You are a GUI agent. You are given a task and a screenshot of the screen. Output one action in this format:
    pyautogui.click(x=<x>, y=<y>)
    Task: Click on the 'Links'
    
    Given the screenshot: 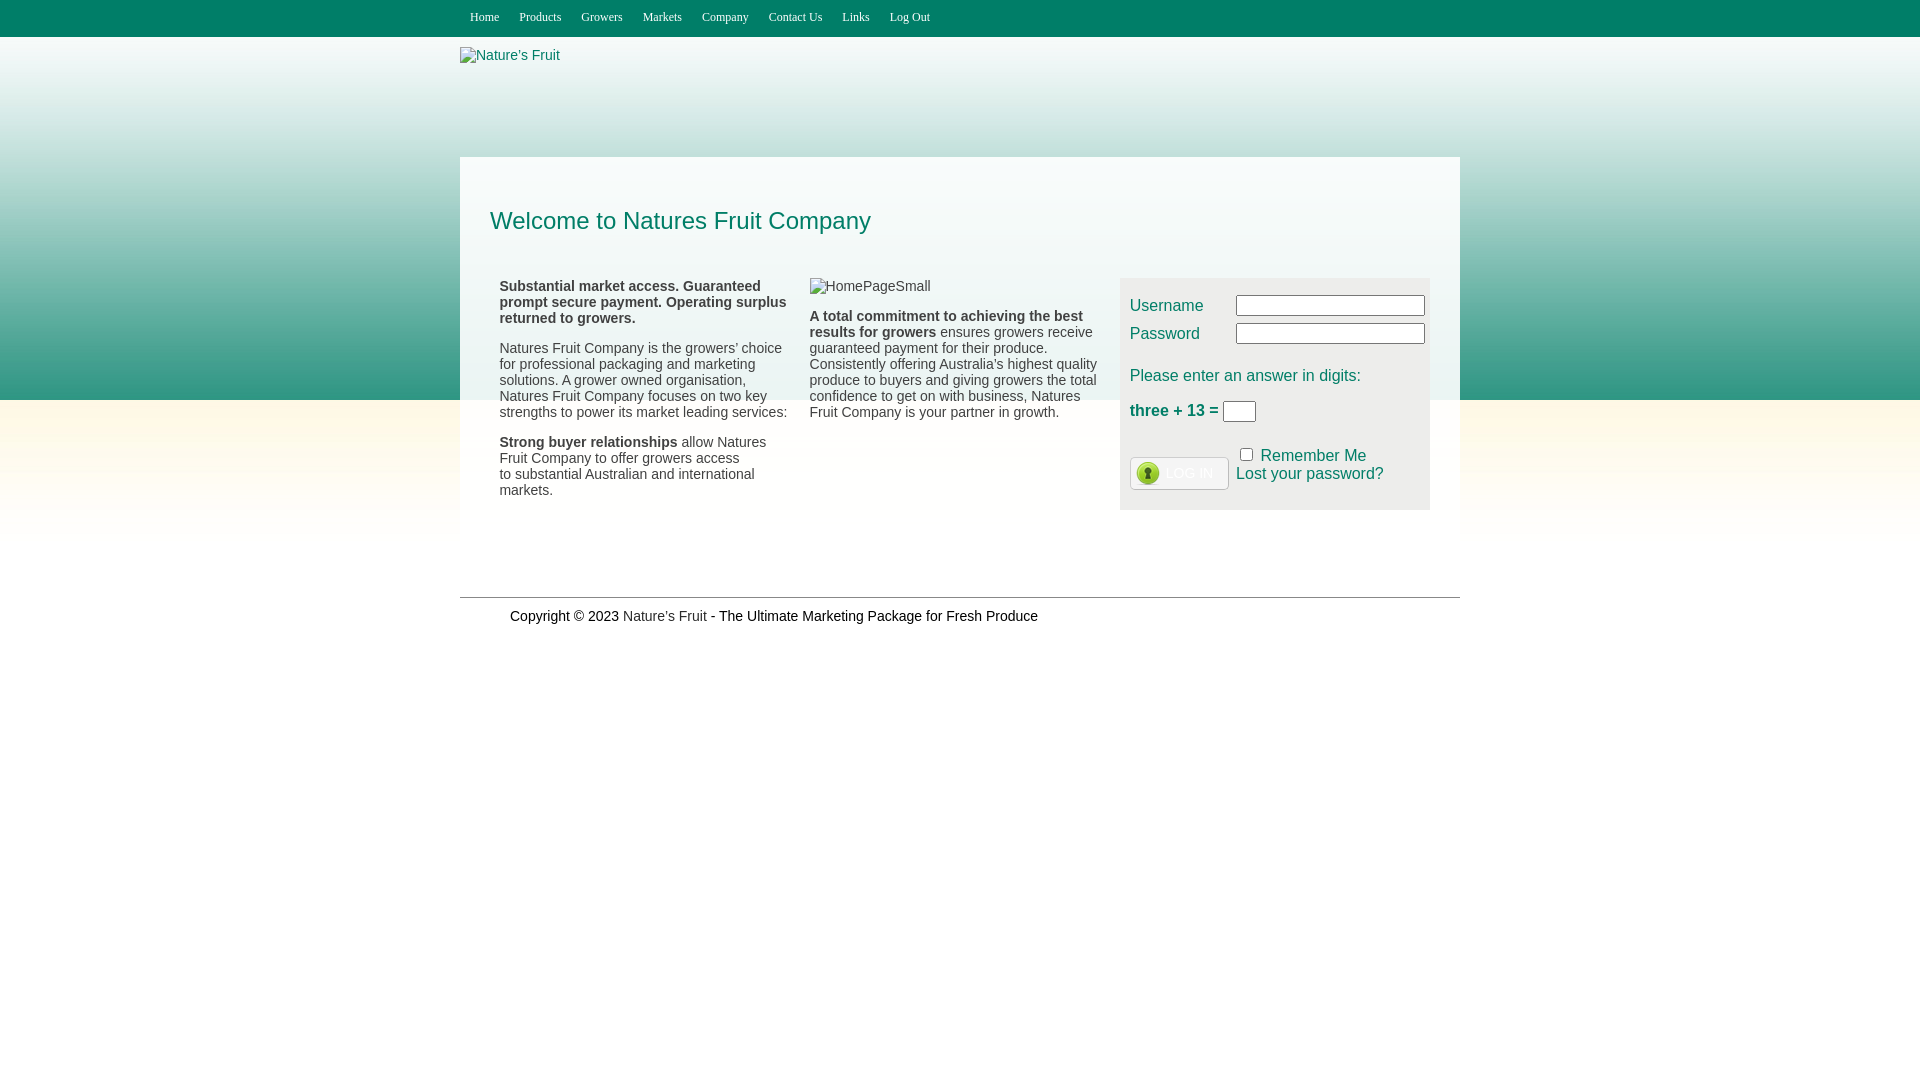 What is the action you would take?
    pyautogui.click(x=831, y=17)
    